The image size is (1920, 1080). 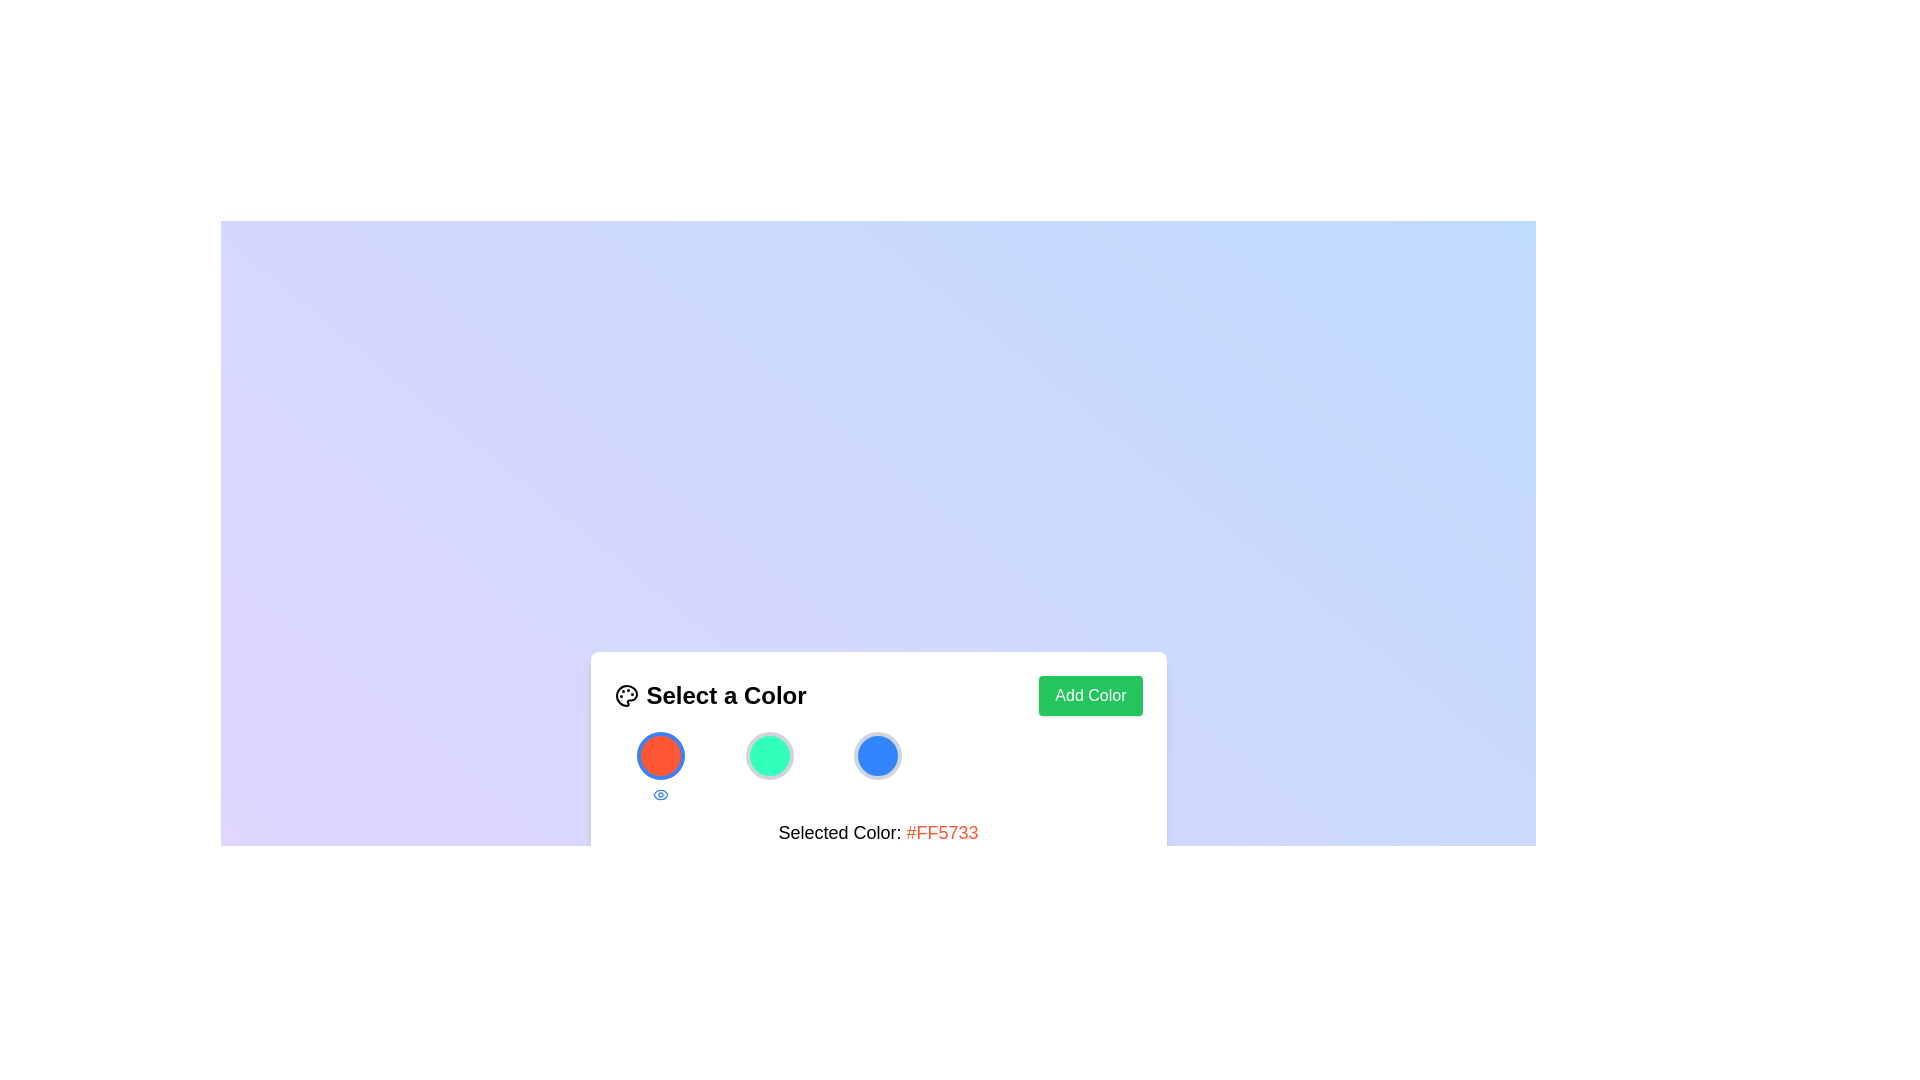 I want to click on the color selection button located in the center column of a 5-column grid layout, specifically the second column from the left, so click(x=768, y=766).